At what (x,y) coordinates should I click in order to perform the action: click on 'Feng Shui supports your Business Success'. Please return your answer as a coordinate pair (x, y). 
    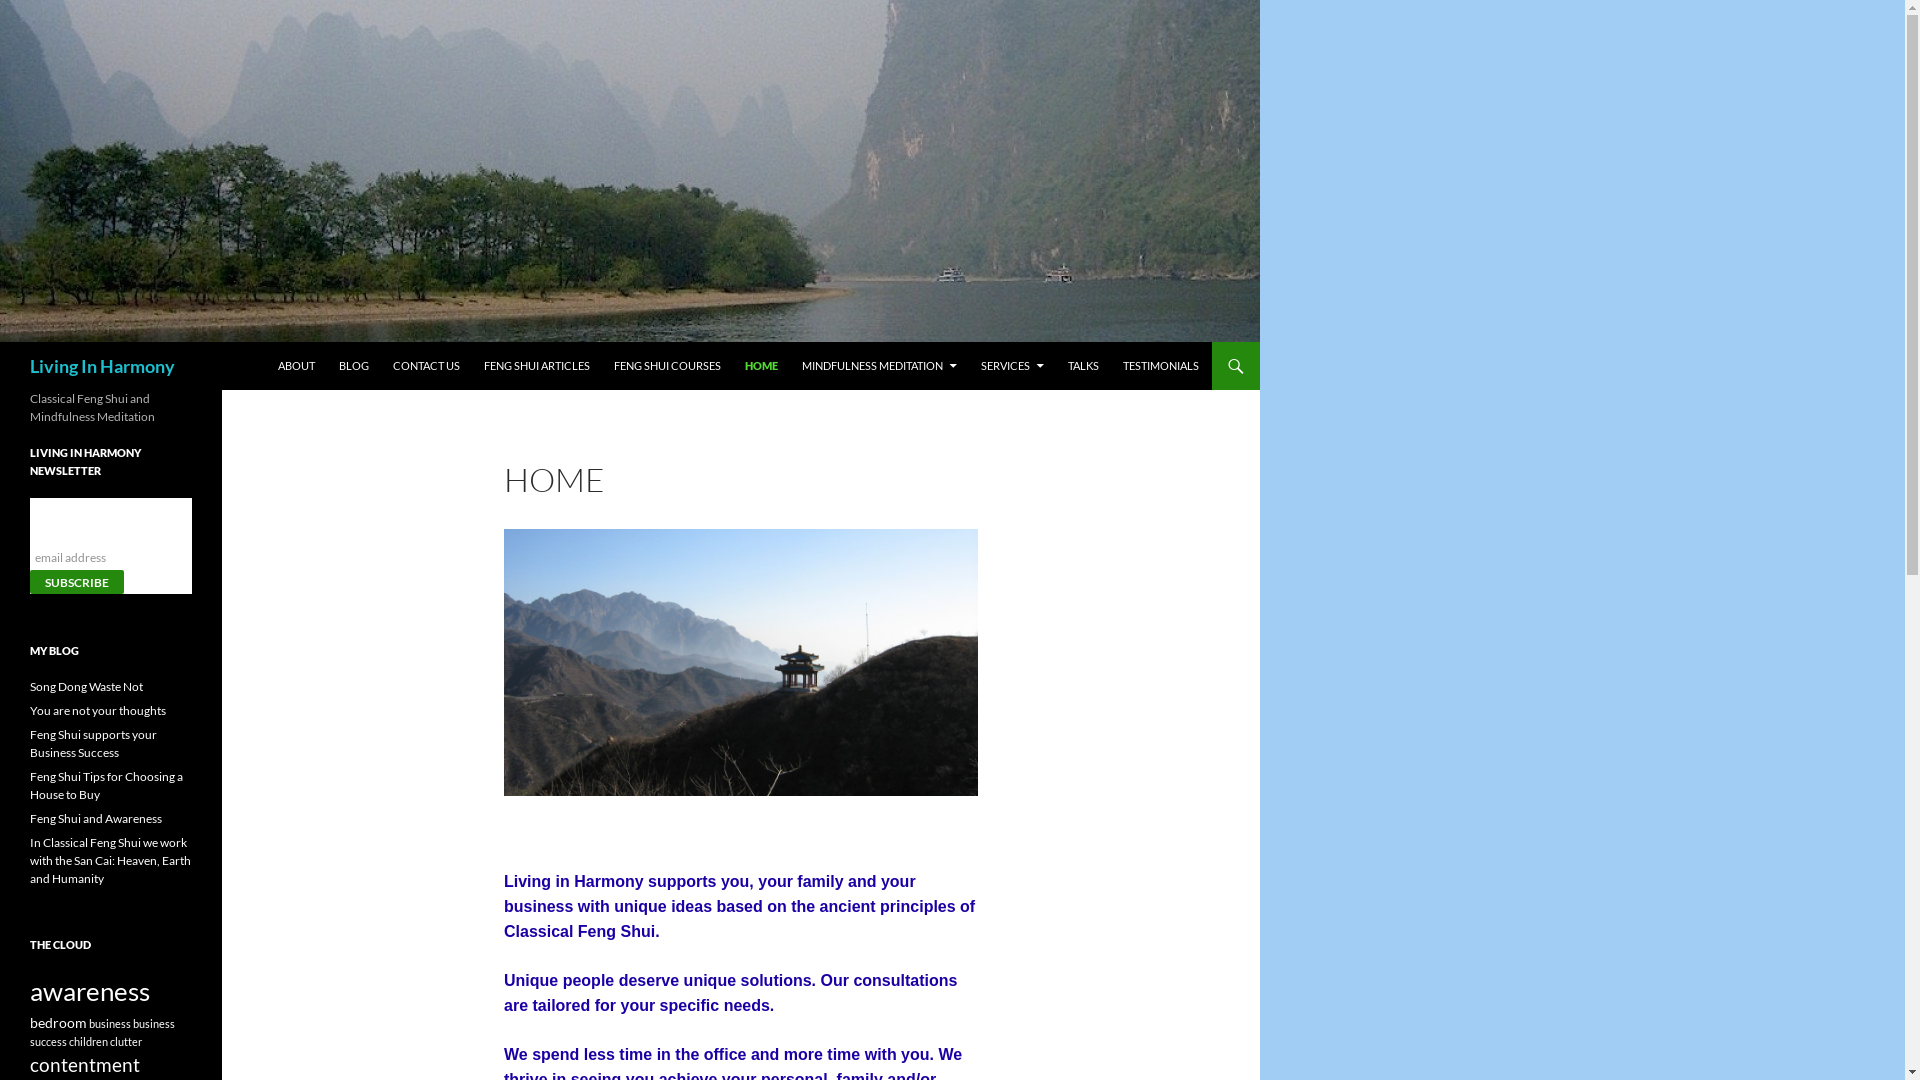
    Looking at the image, I should click on (92, 743).